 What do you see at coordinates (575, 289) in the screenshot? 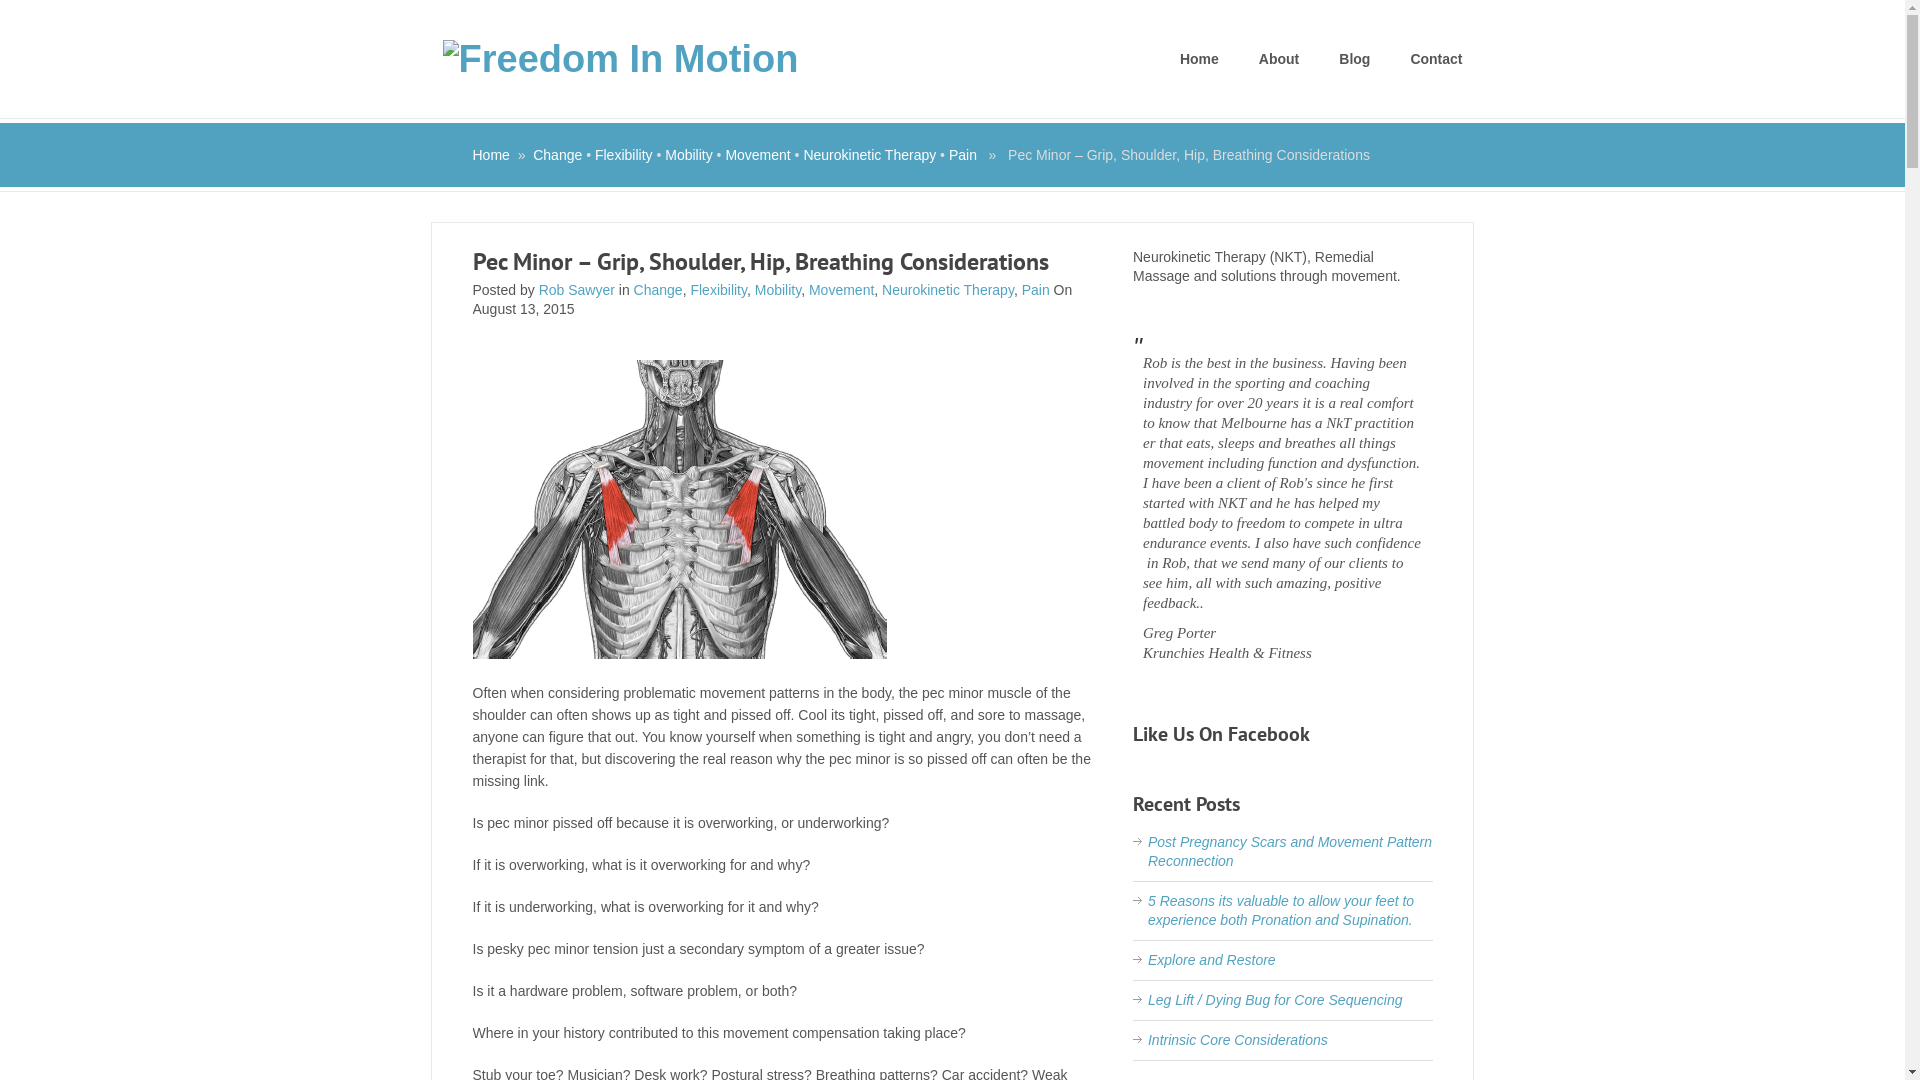
I see `'Rob Sawyer'` at bounding box center [575, 289].